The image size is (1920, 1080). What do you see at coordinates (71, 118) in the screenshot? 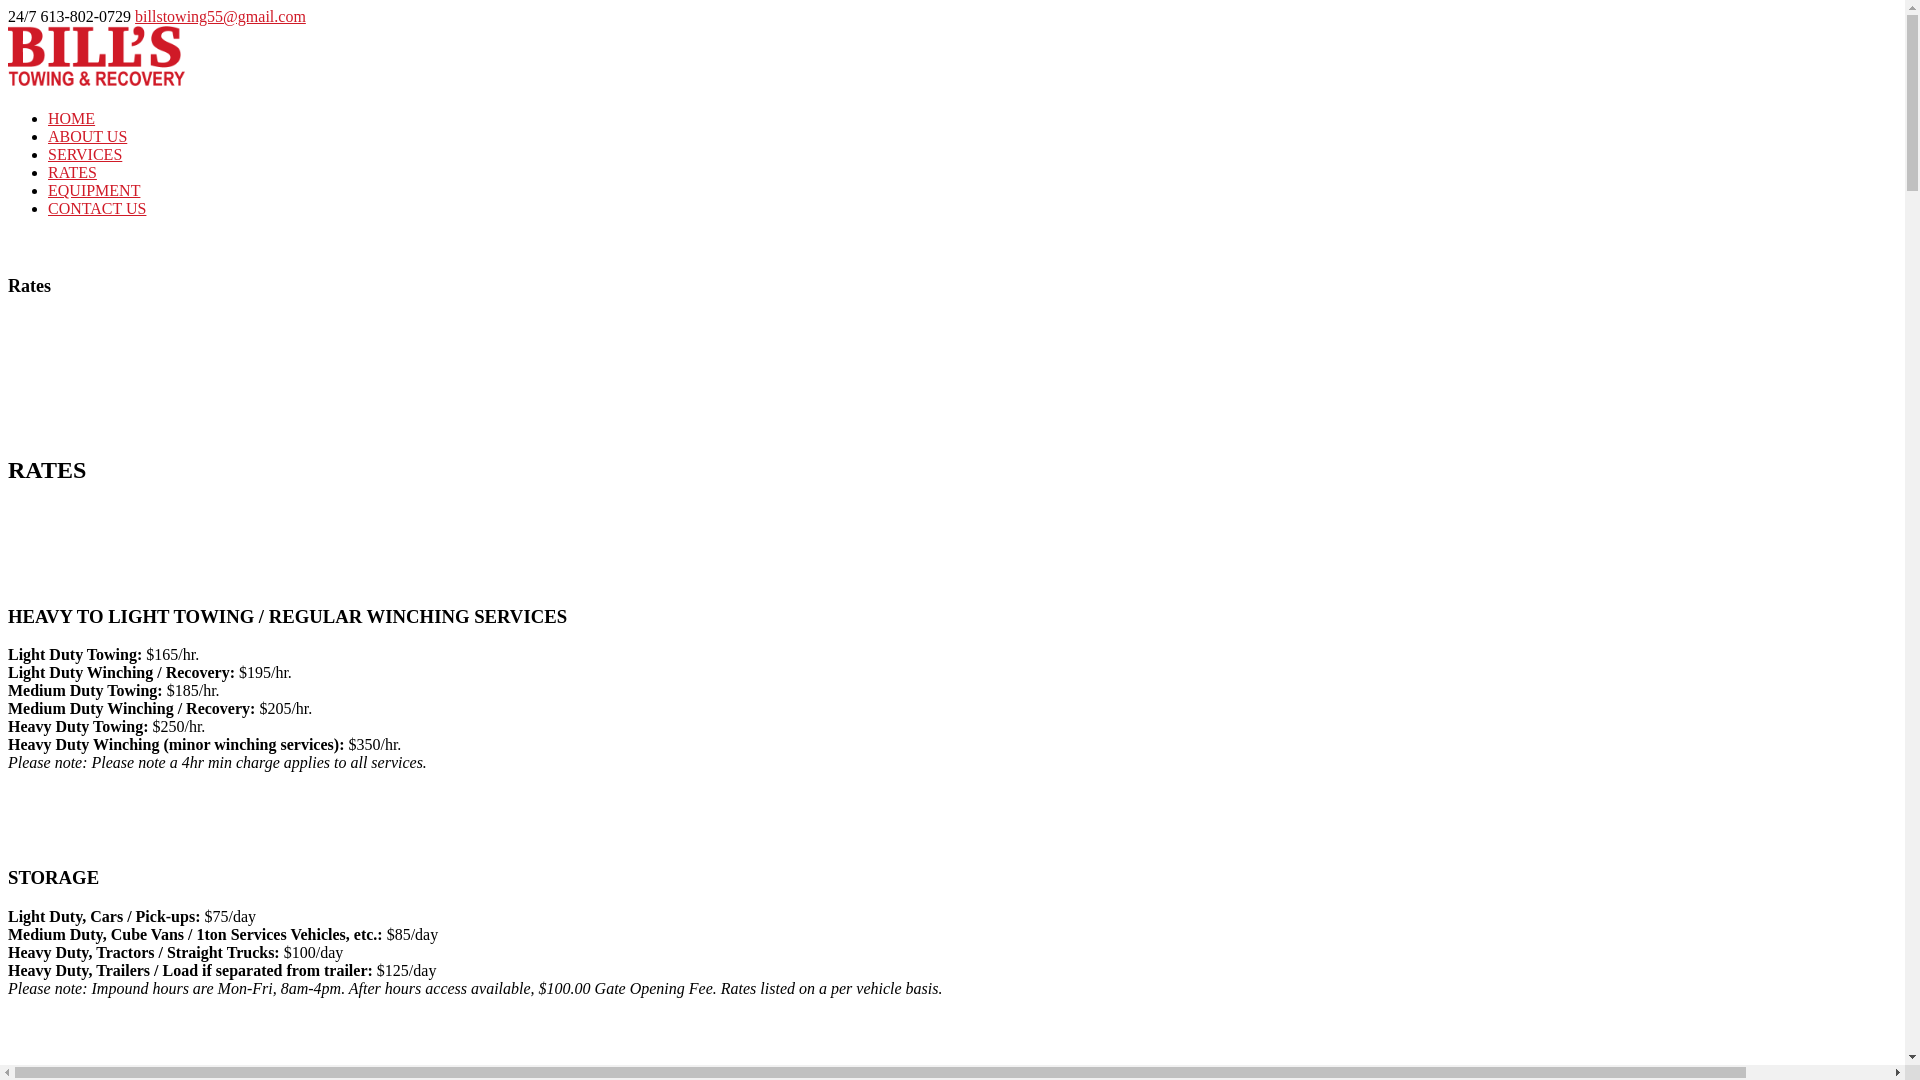
I see `'HOME'` at bounding box center [71, 118].